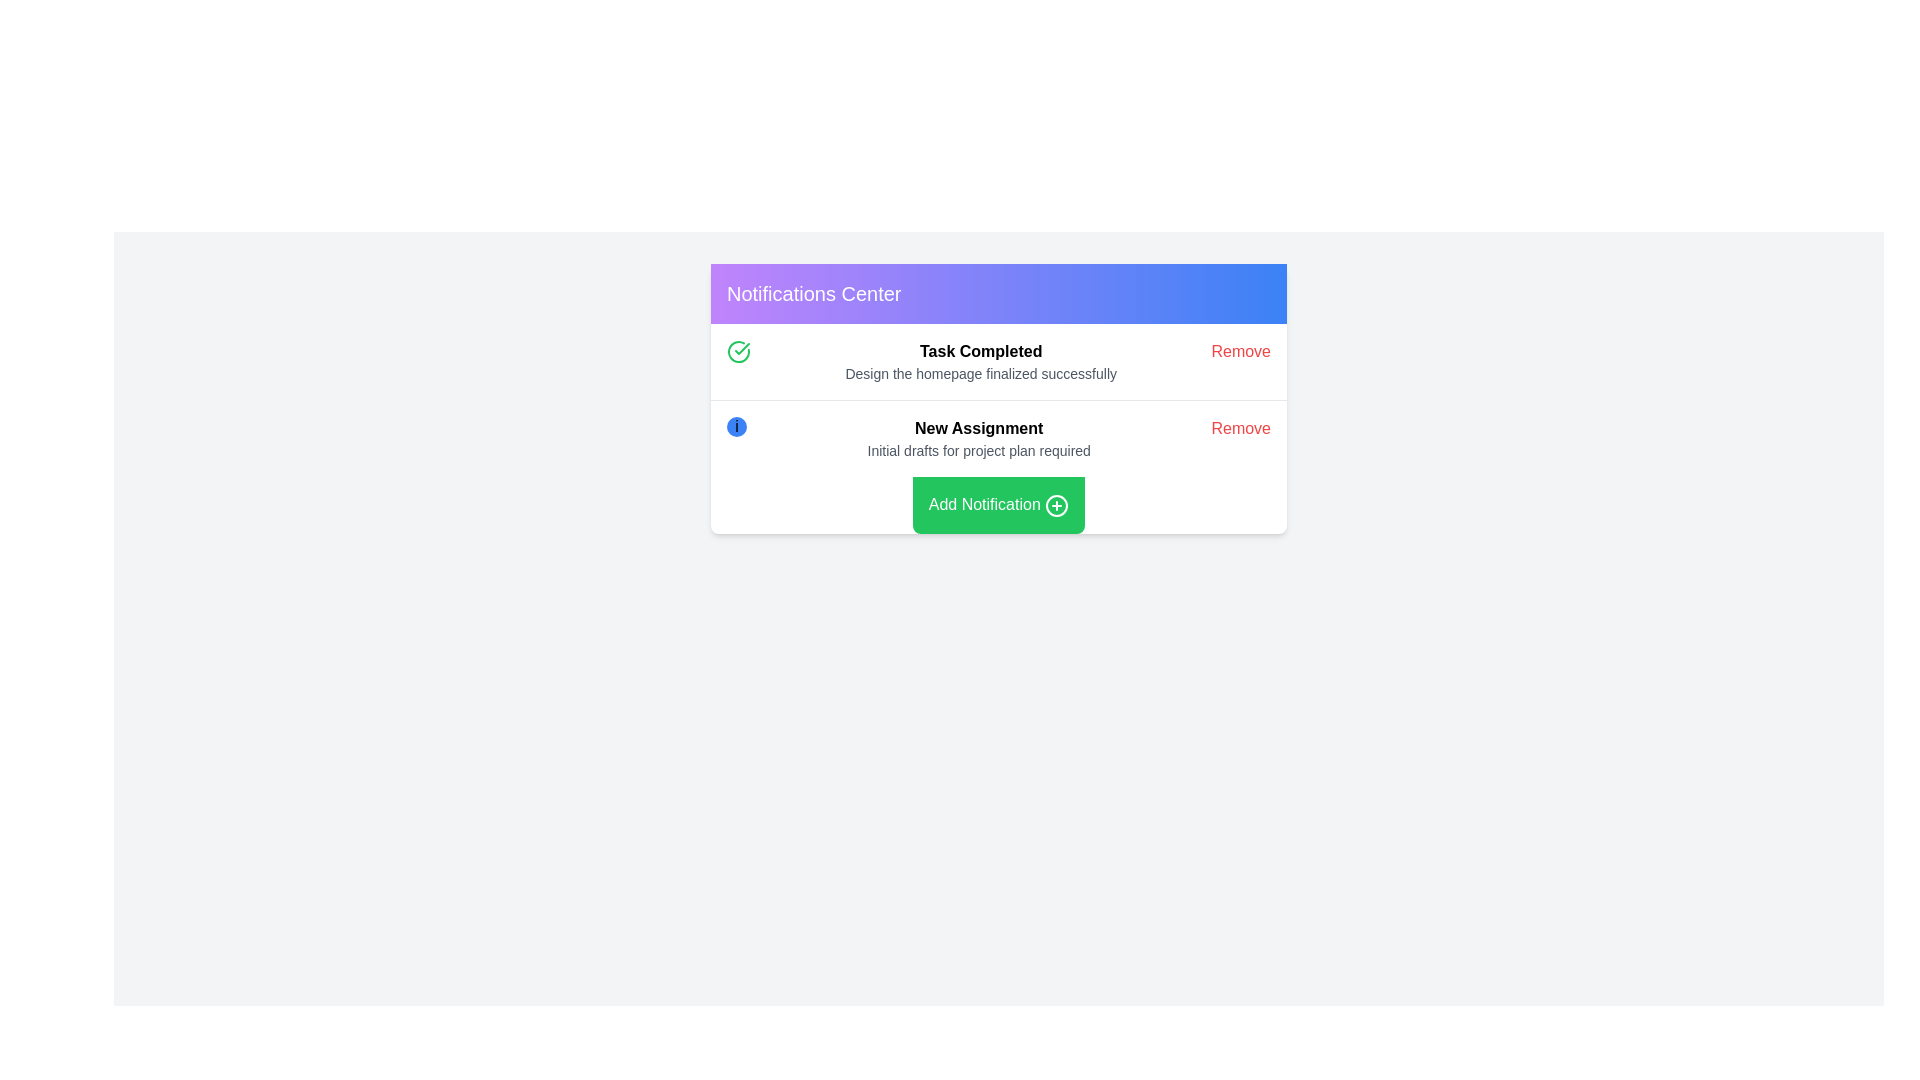 This screenshot has width=1920, height=1080. What do you see at coordinates (1056, 504) in the screenshot?
I see `the decorative SVG circle element that is part of the '+' icon in the button located at the bottom center of the notification center area` at bounding box center [1056, 504].